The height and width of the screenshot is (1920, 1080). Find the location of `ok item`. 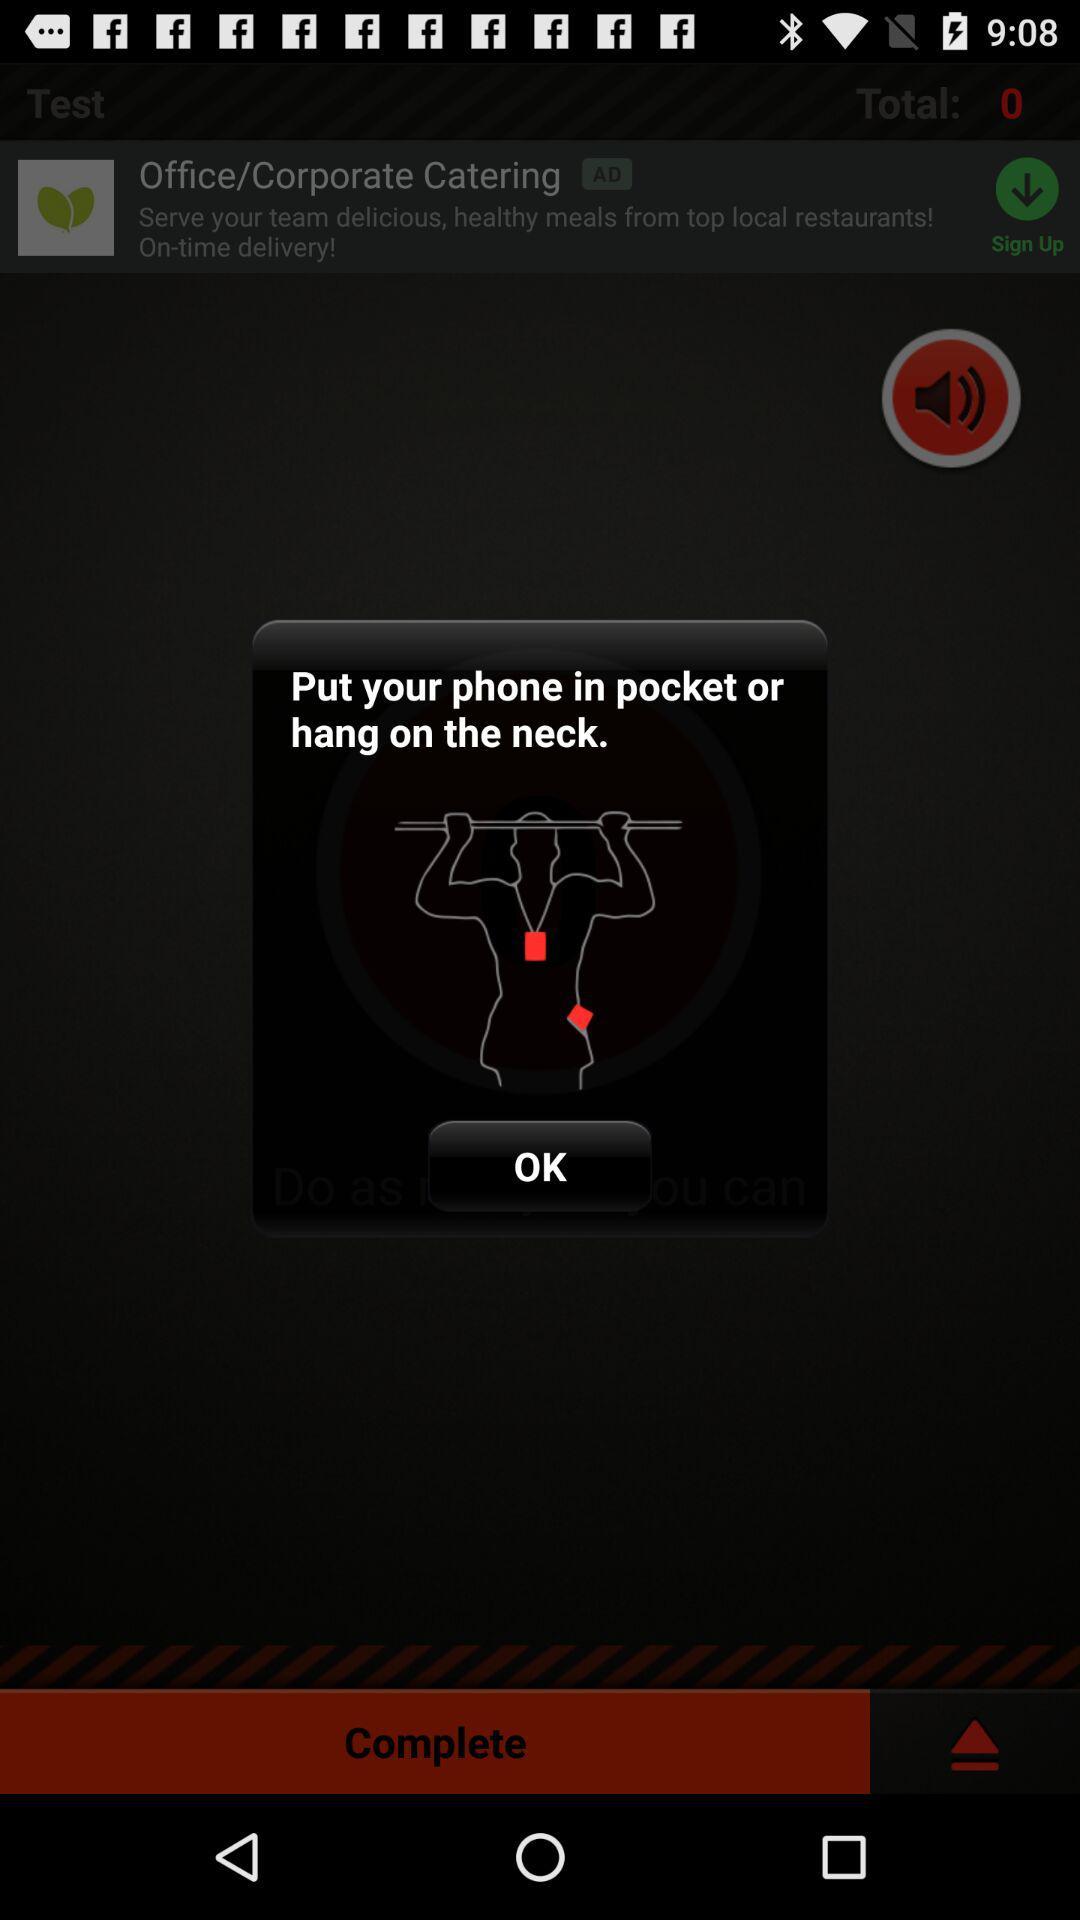

ok item is located at coordinates (540, 1165).